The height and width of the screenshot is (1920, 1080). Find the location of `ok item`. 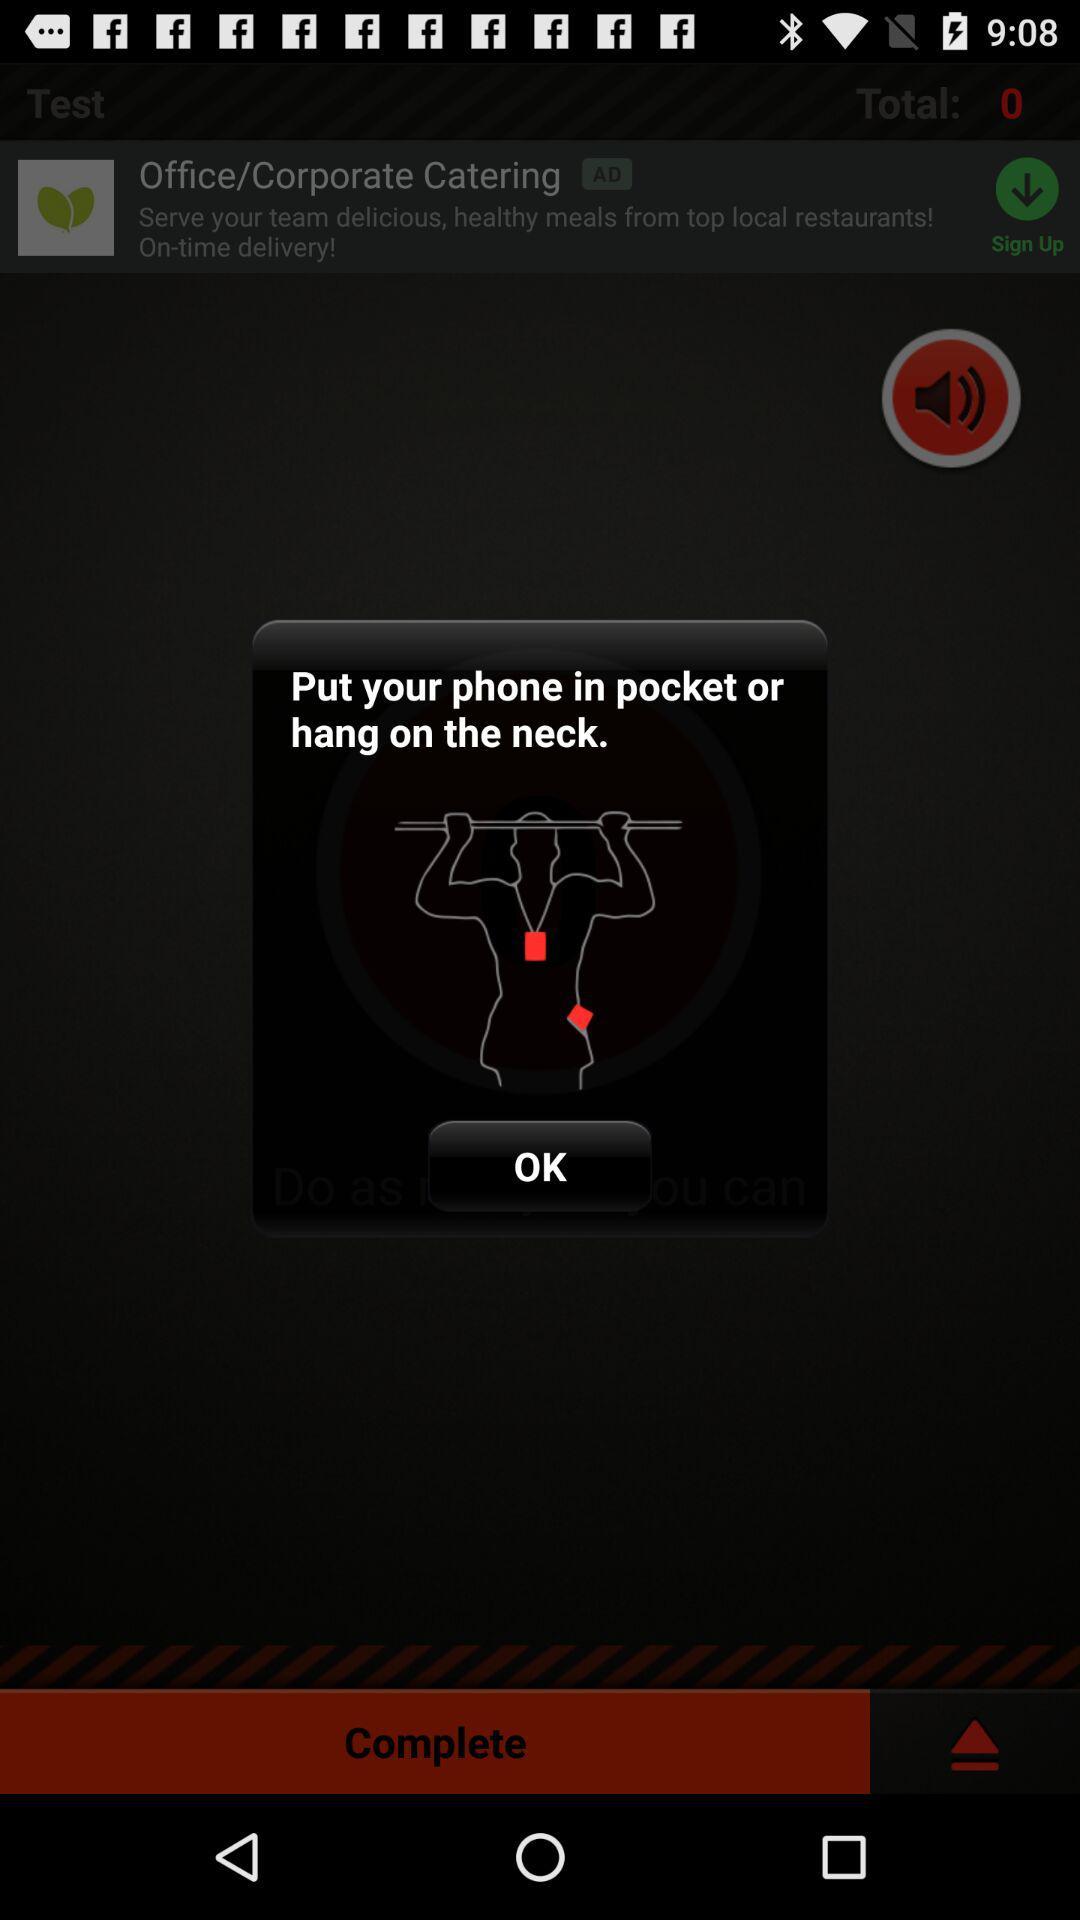

ok item is located at coordinates (540, 1165).